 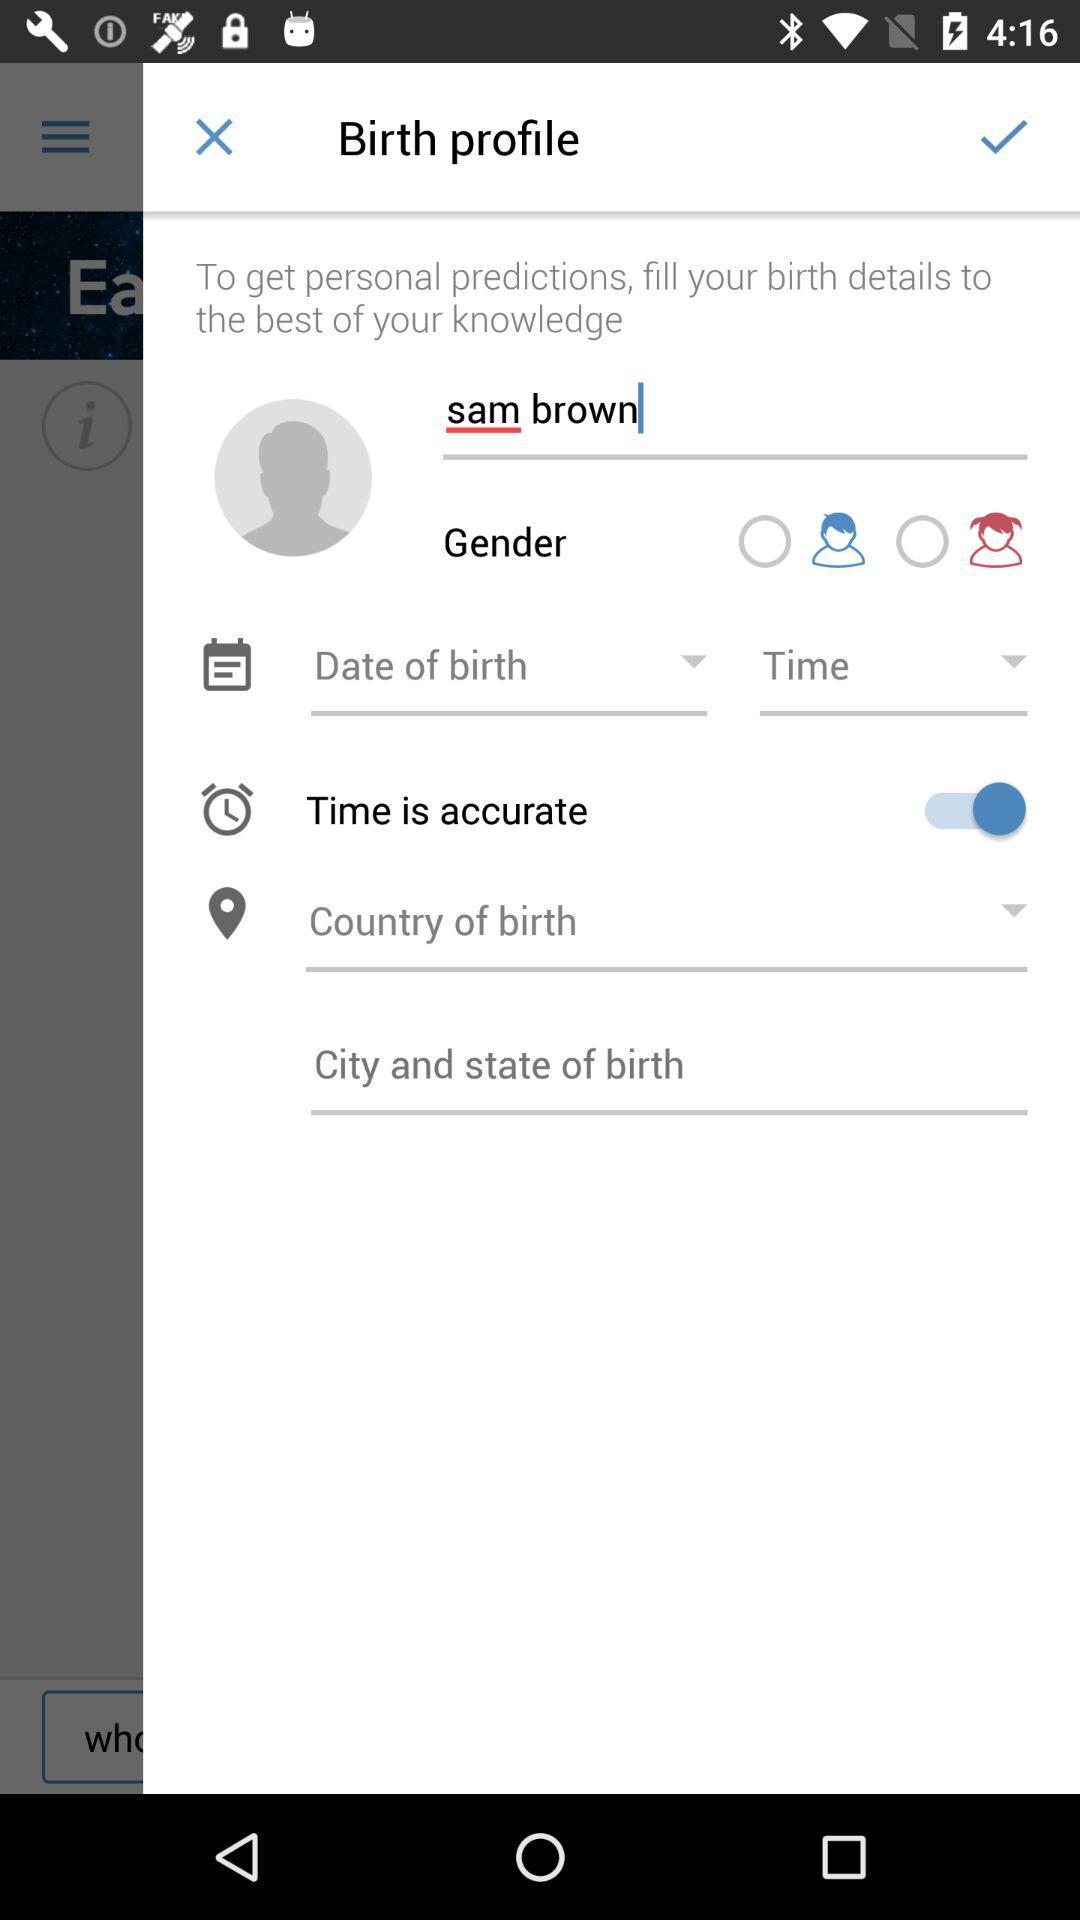 What do you see at coordinates (922, 541) in the screenshot?
I see `click beside girl` at bounding box center [922, 541].